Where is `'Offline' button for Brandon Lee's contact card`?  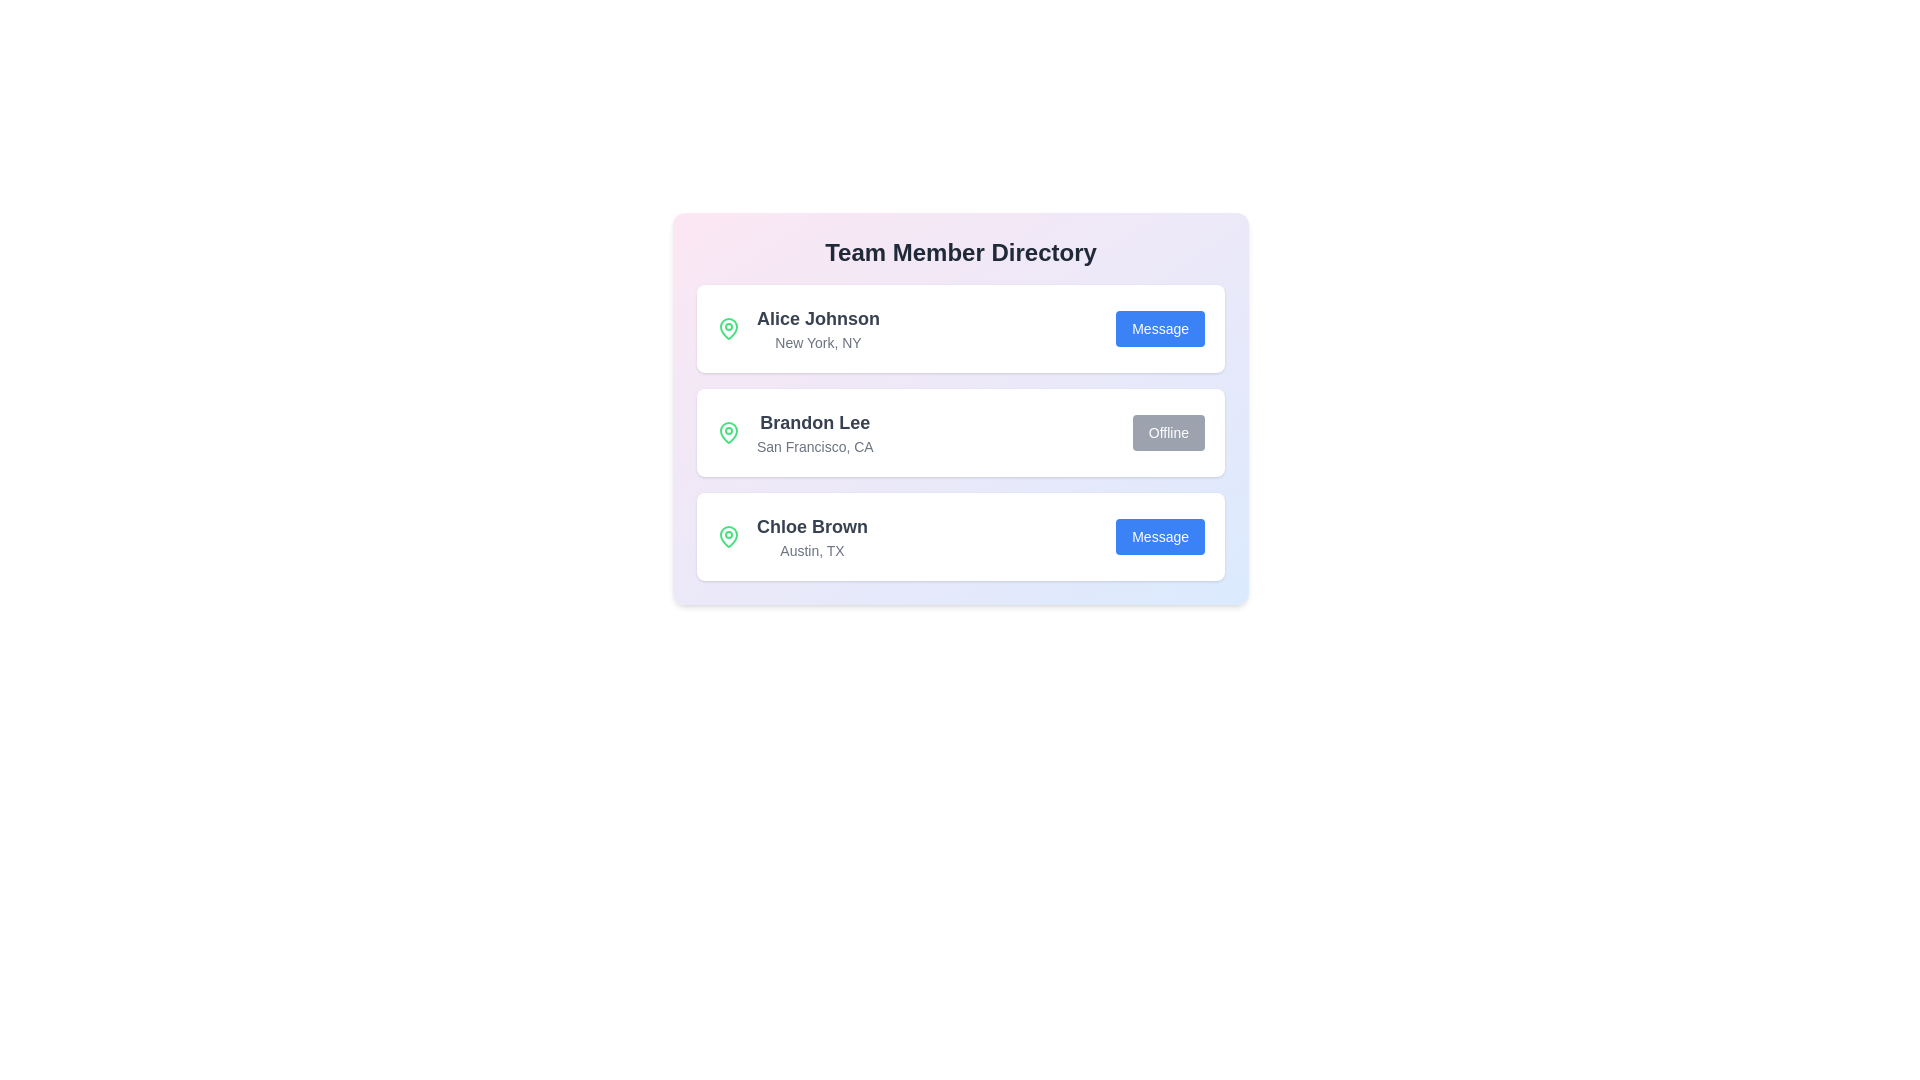 'Offline' button for Brandon Lee's contact card is located at coordinates (1168, 431).